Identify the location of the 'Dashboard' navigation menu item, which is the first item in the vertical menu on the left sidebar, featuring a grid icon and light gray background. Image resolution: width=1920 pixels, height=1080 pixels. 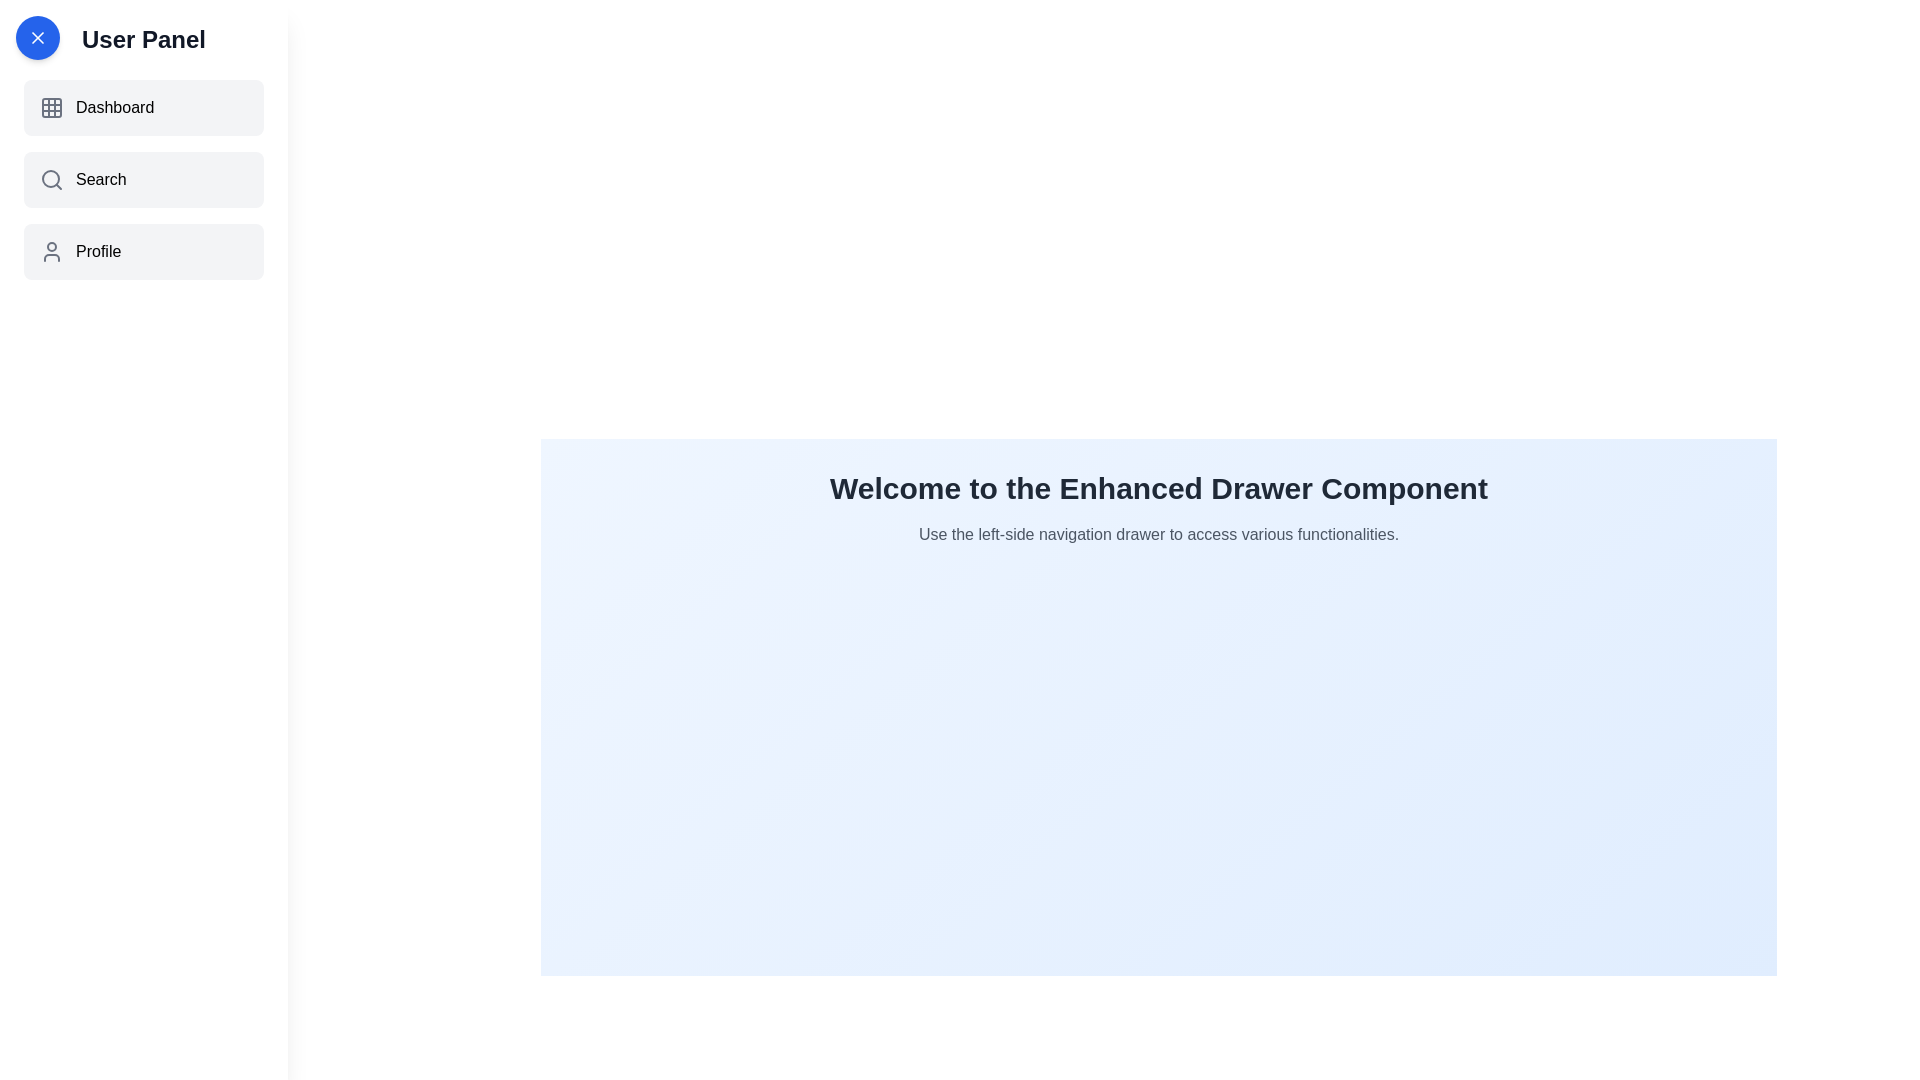
(143, 108).